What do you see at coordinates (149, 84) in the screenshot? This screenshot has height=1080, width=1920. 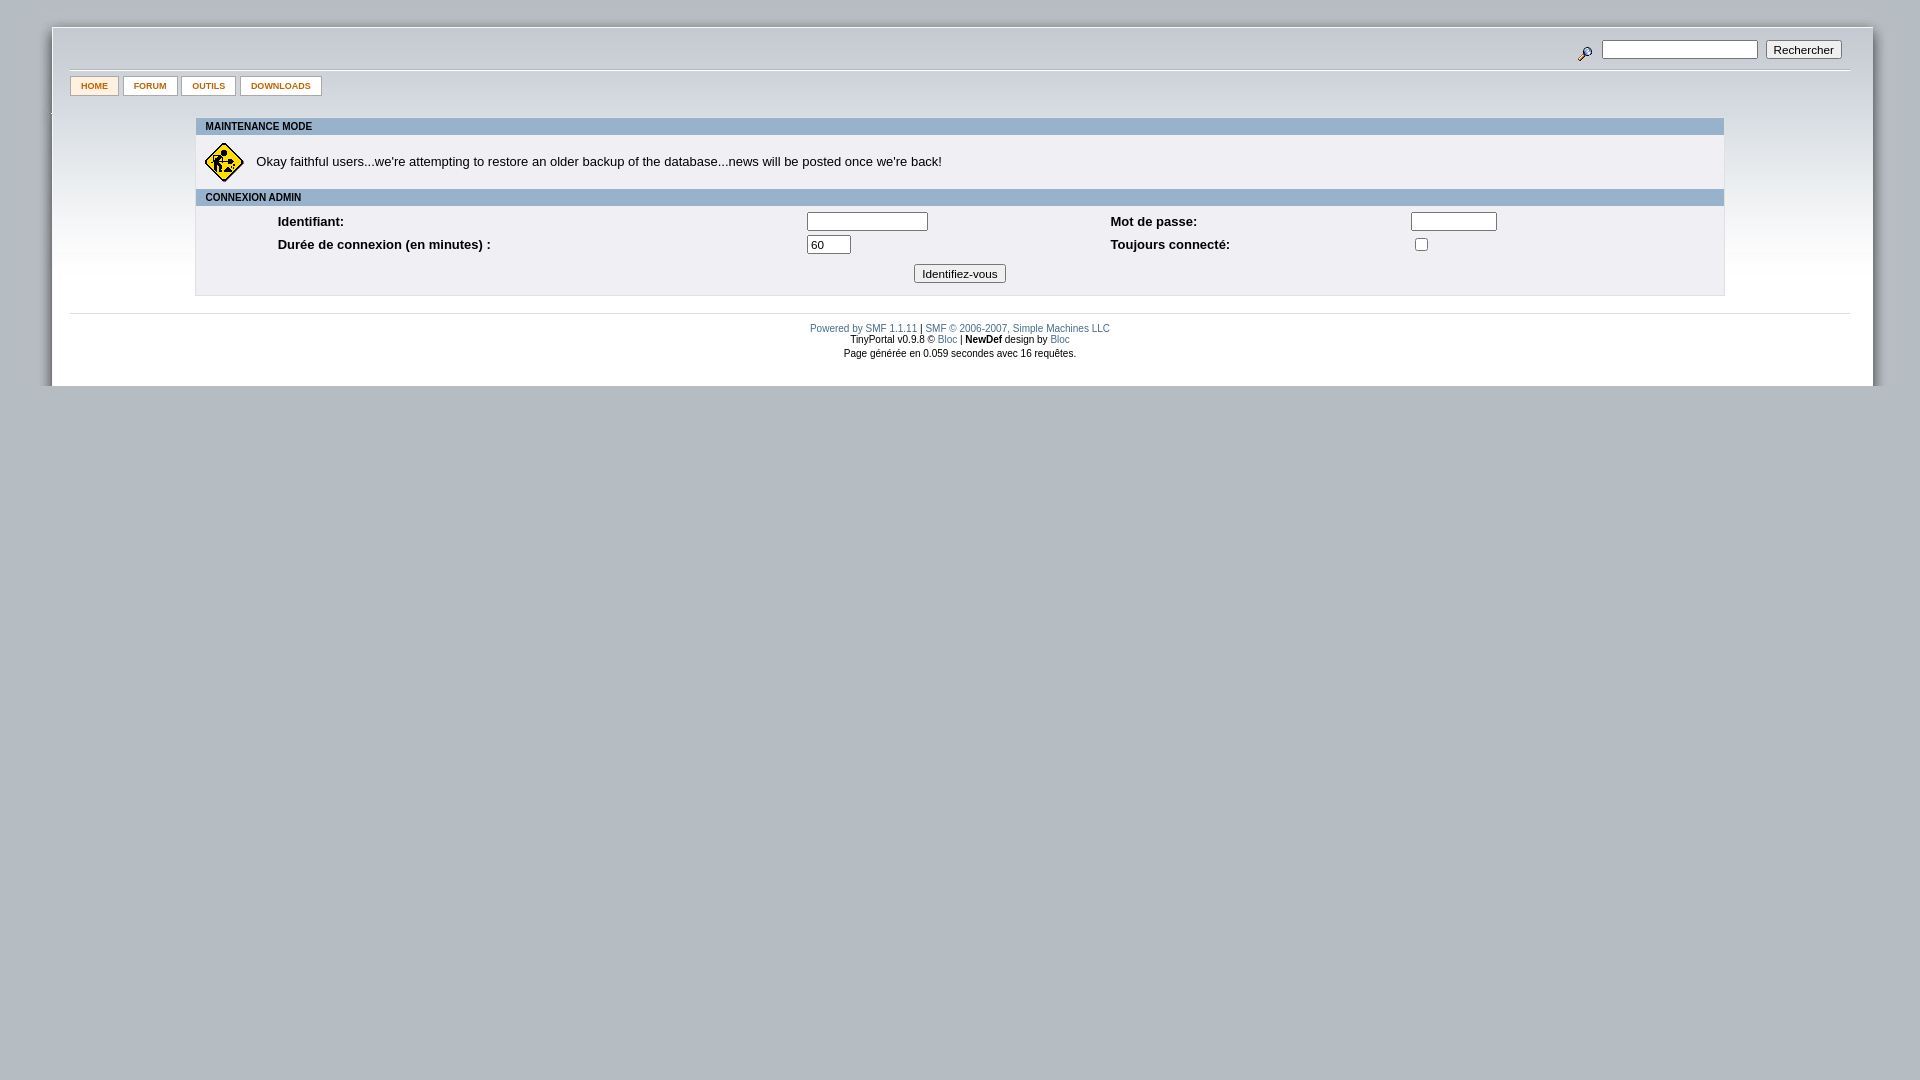 I see `'FORUM'` at bounding box center [149, 84].